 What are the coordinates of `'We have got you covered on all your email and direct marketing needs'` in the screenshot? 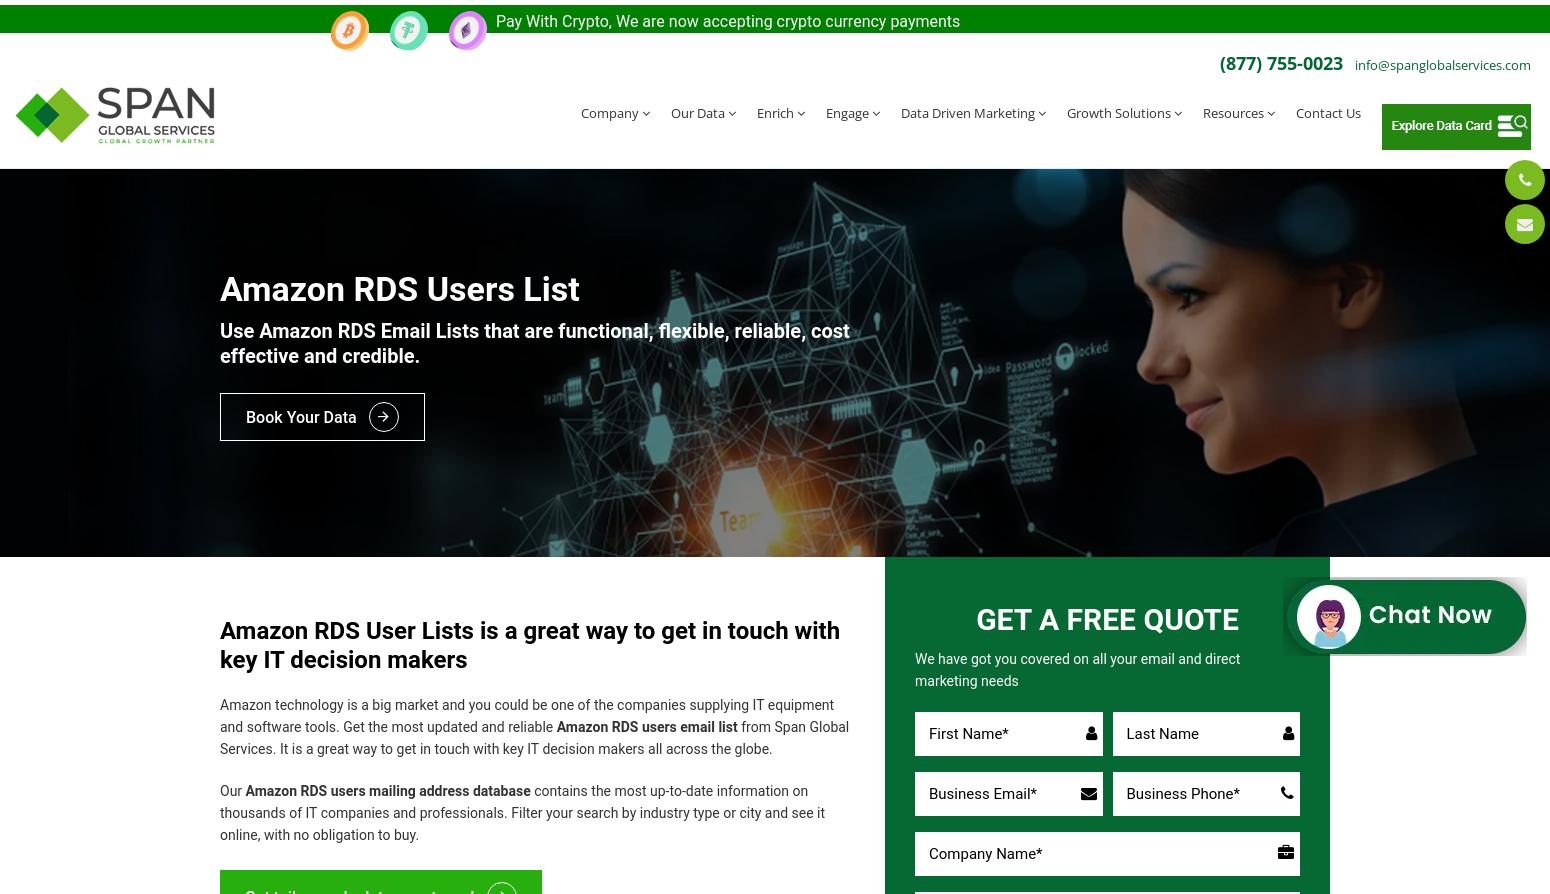 It's located at (1077, 658).